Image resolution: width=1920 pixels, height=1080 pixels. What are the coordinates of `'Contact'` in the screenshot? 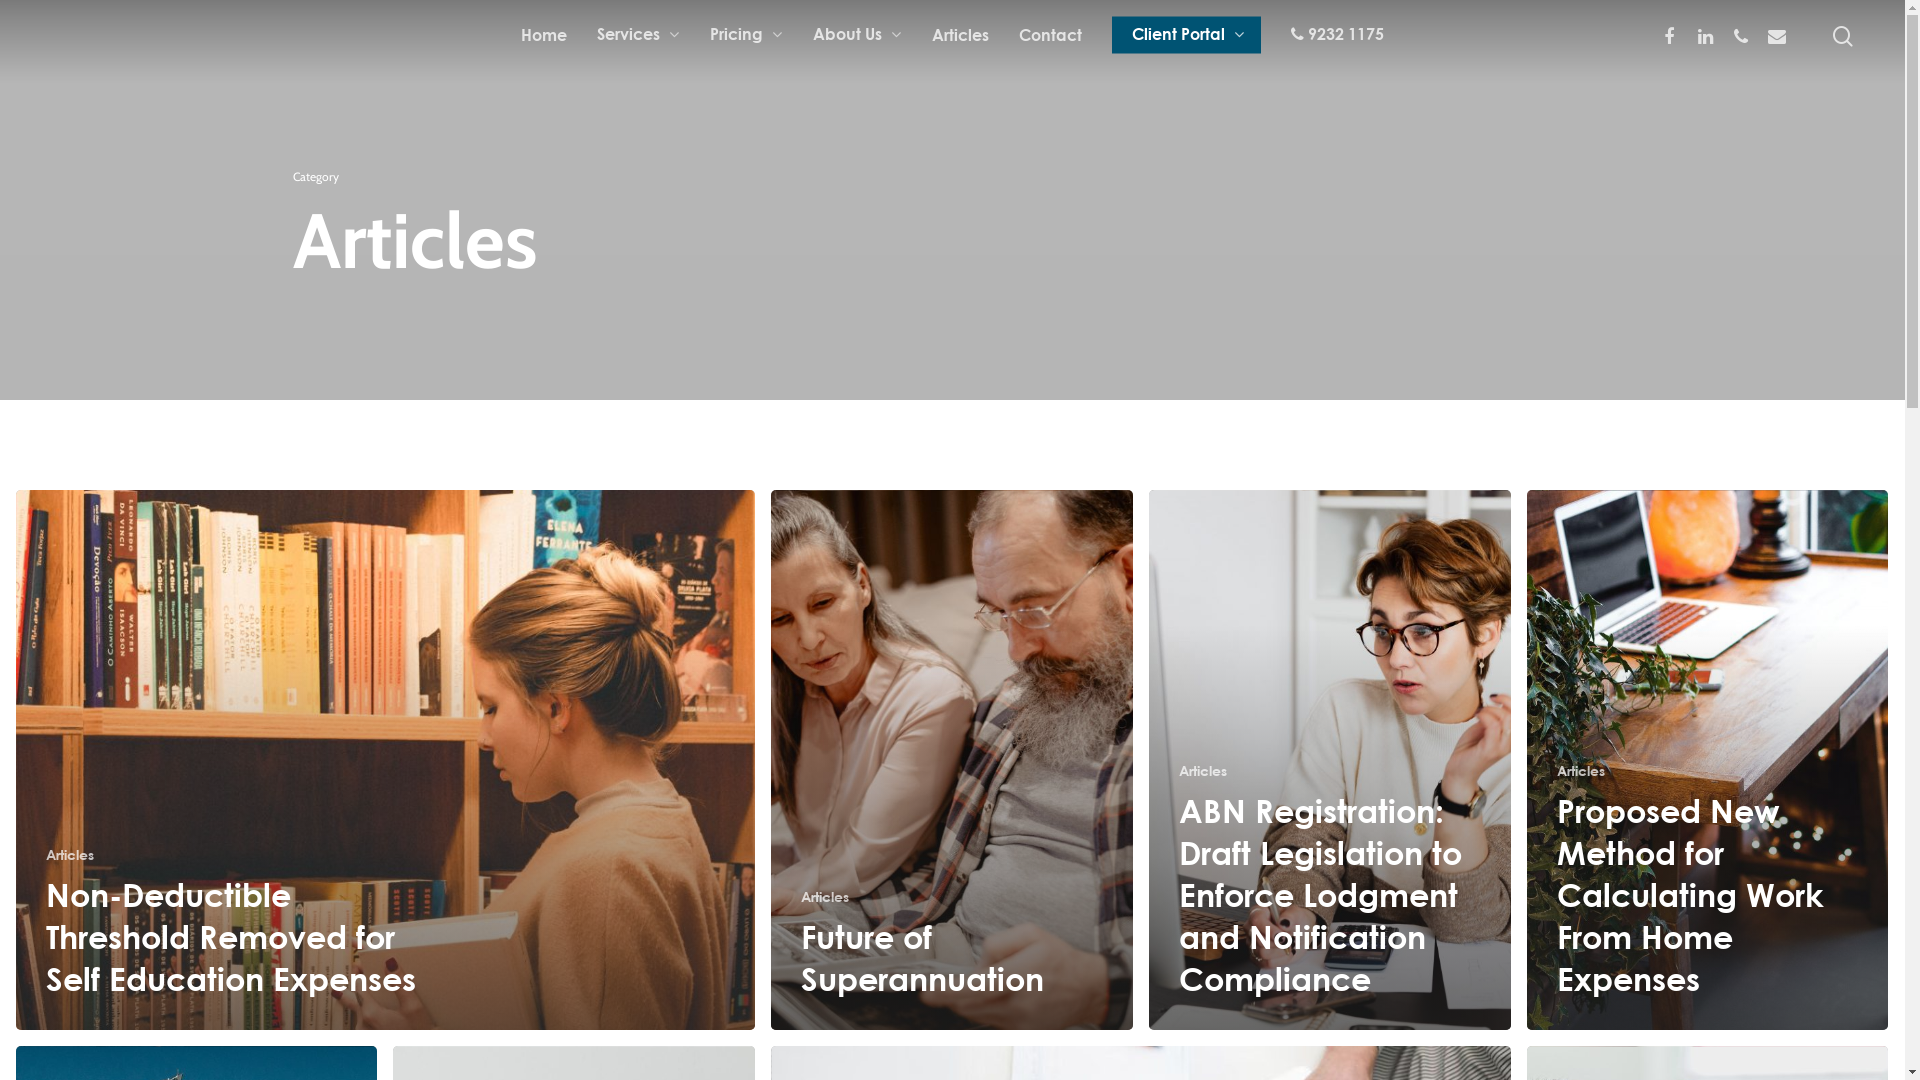 It's located at (1049, 34).